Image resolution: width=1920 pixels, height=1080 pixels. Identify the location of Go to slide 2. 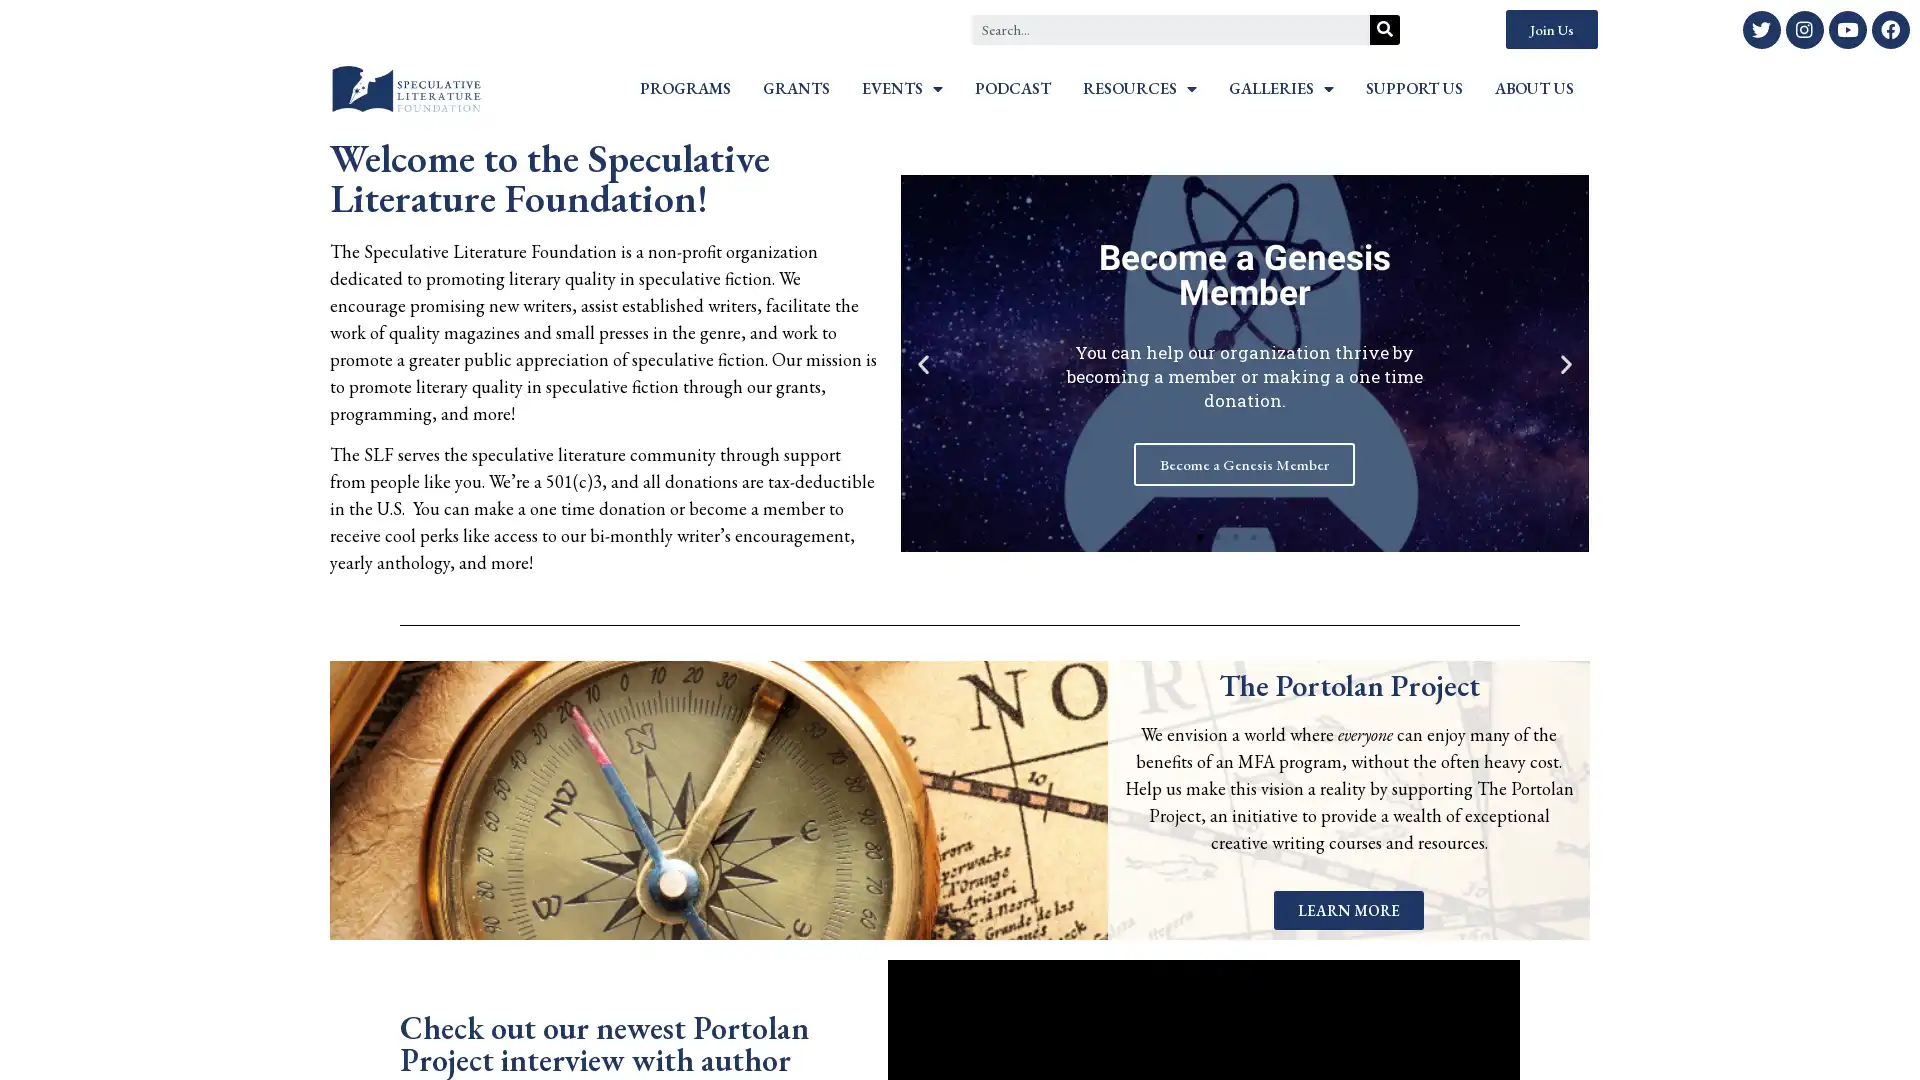
(1217, 535).